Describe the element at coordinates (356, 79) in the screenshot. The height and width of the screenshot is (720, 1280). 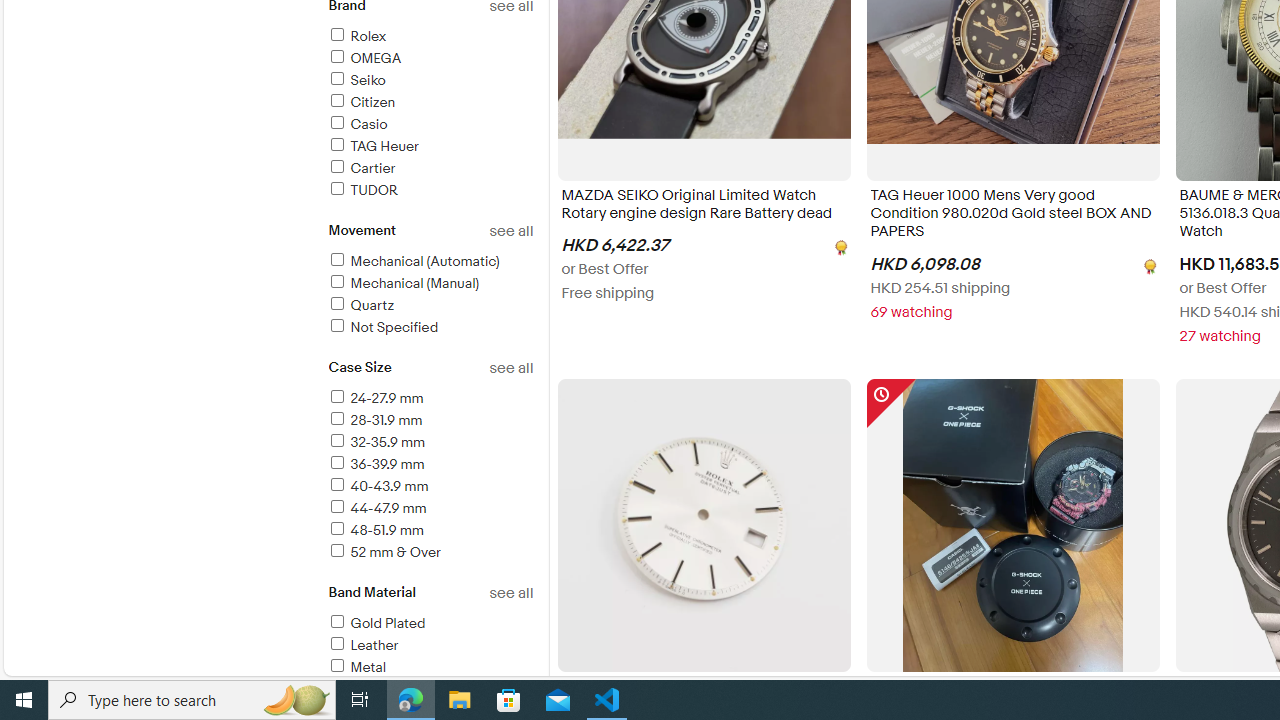
I see `'Seiko'` at that location.